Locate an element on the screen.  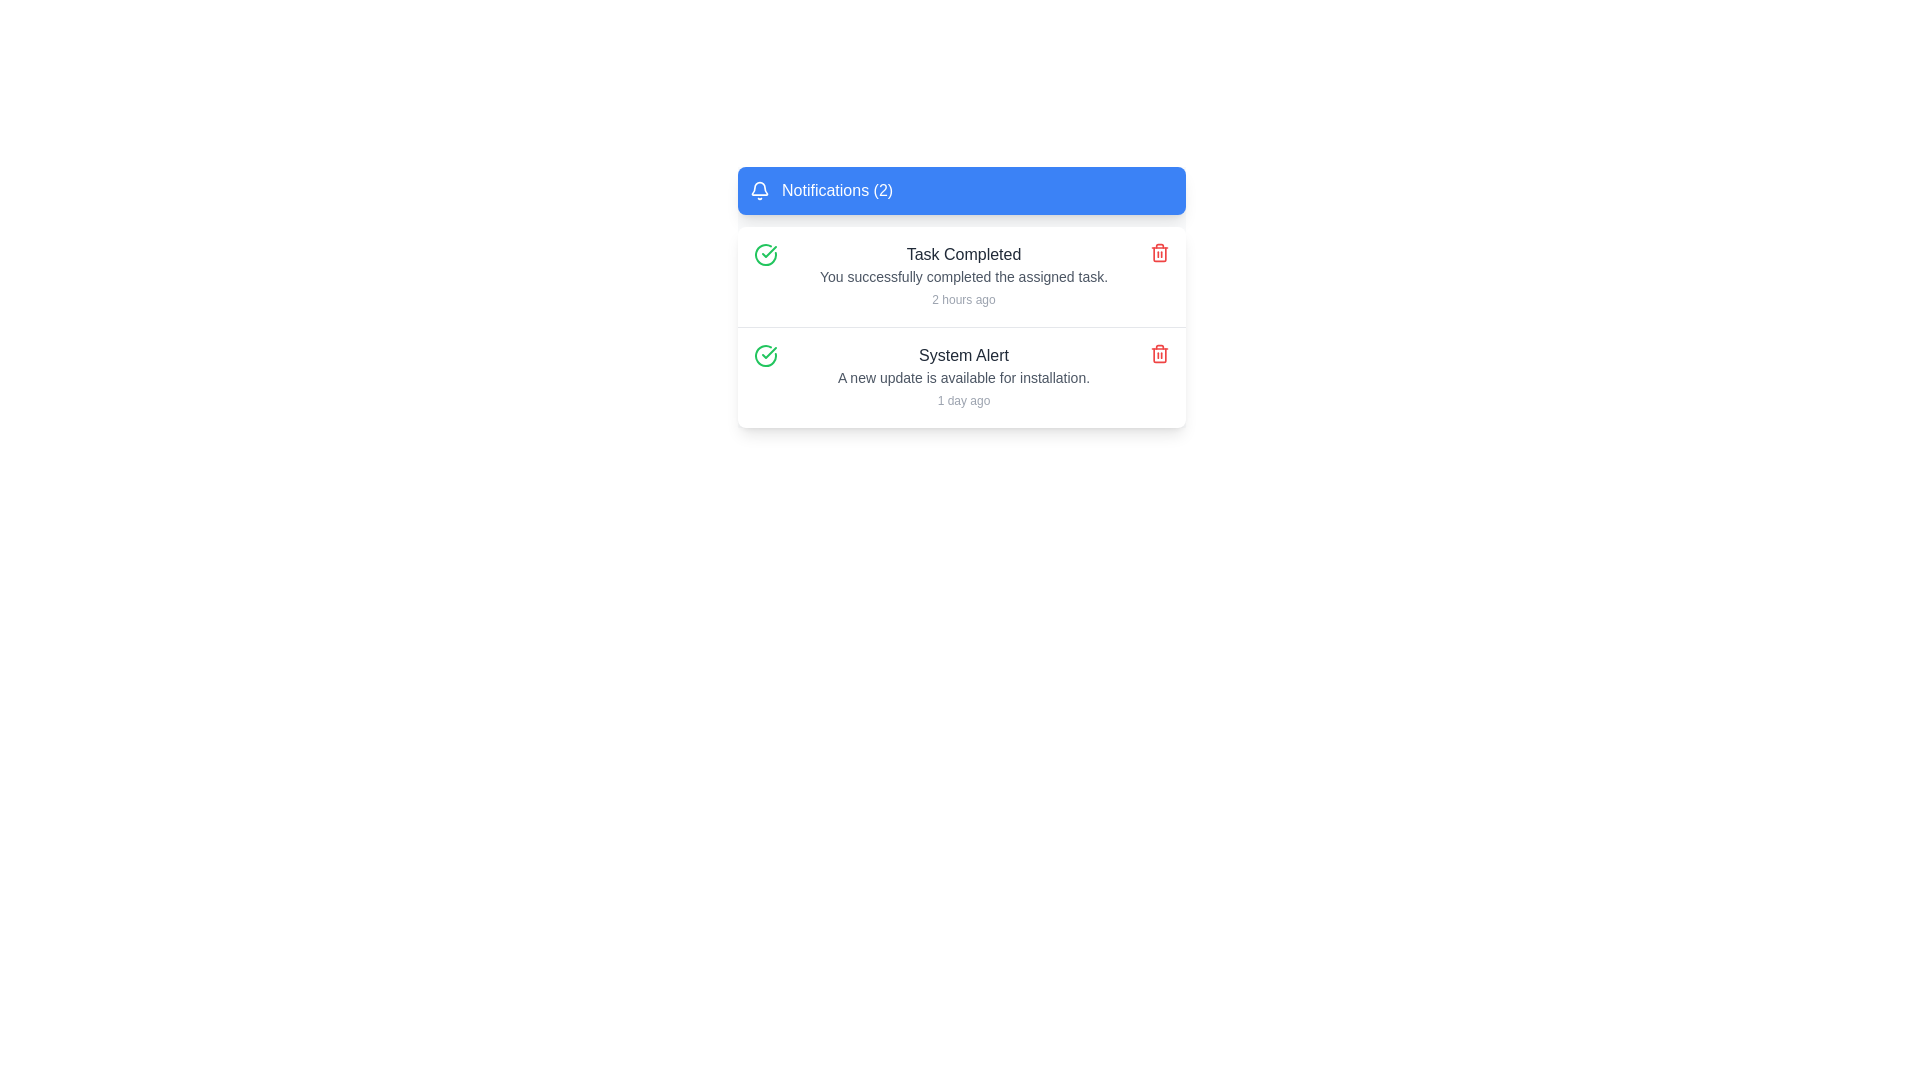
the static text label at the top of the notification card that displays the message 'A new update is available for installation.' is located at coordinates (964, 354).